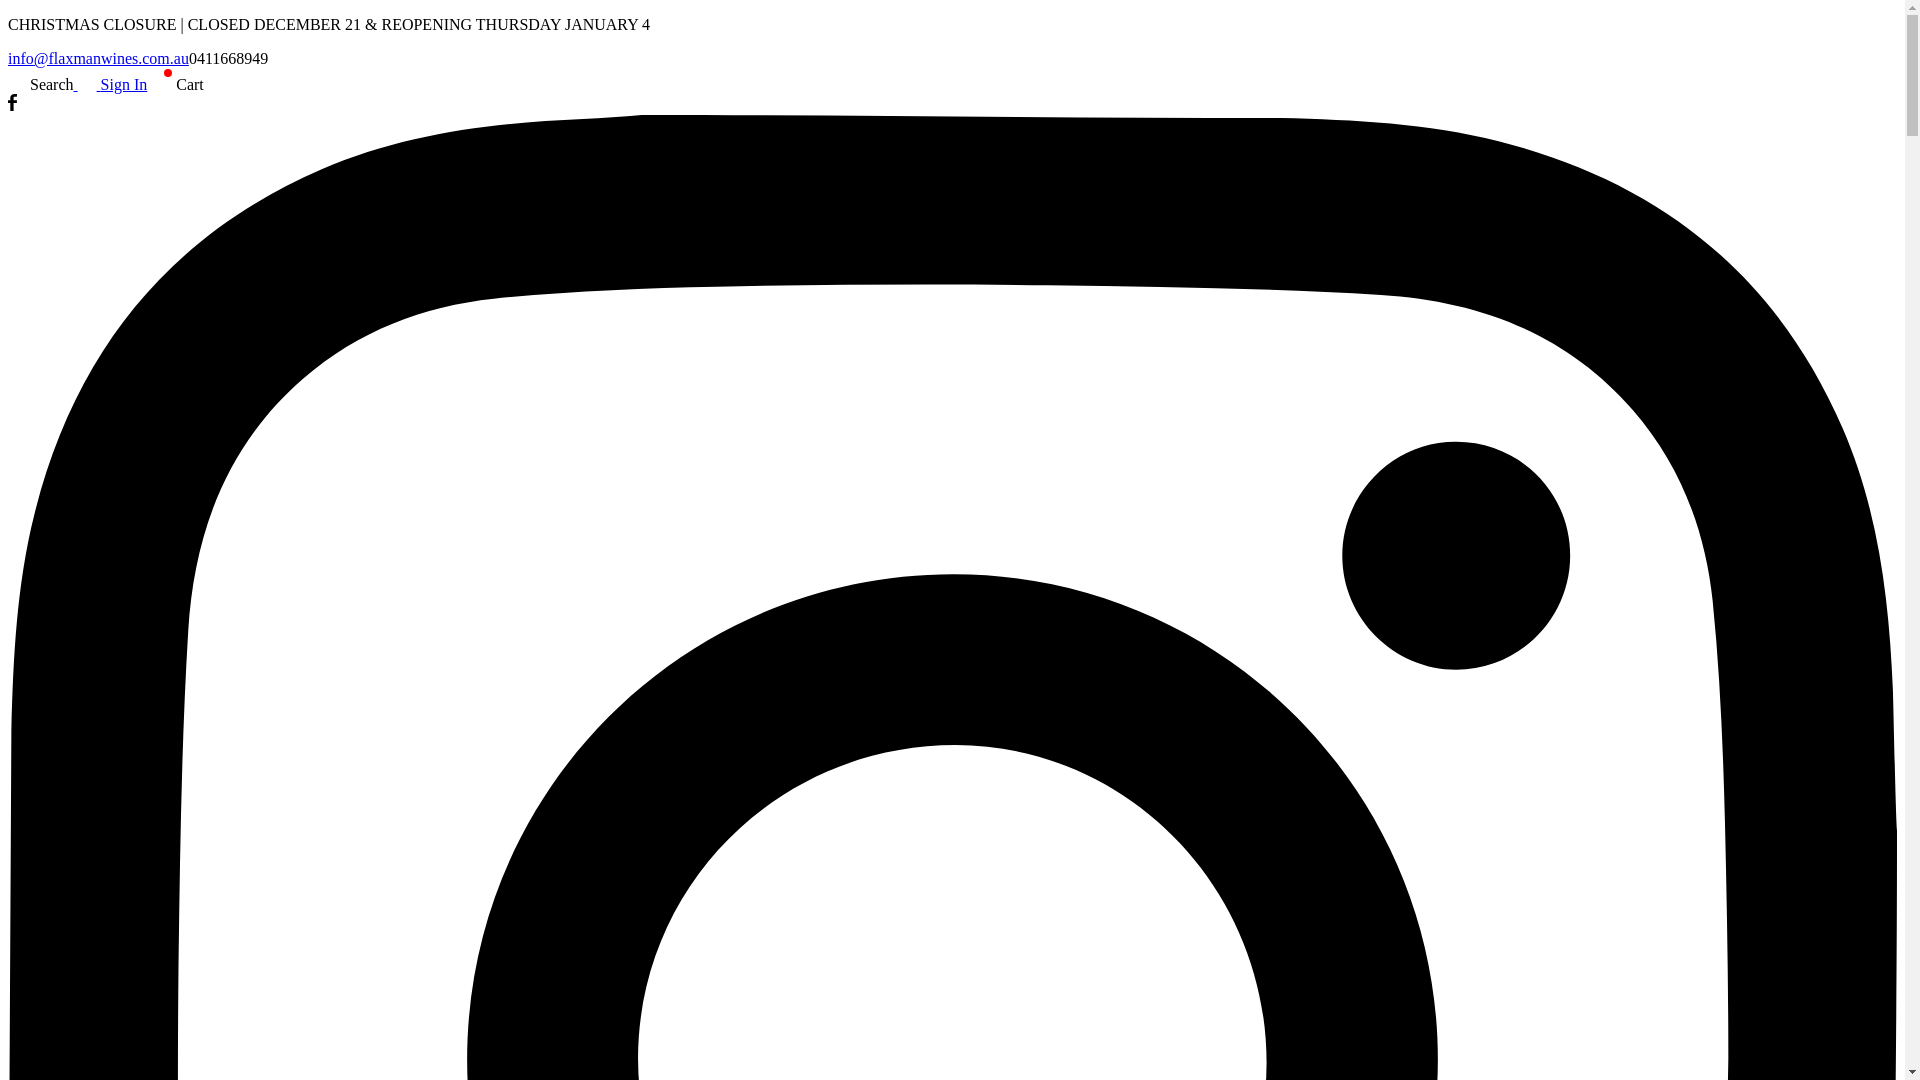 The width and height of the screenshot is (1920, 1080). I want to click on 'Search', so click(41, 83).